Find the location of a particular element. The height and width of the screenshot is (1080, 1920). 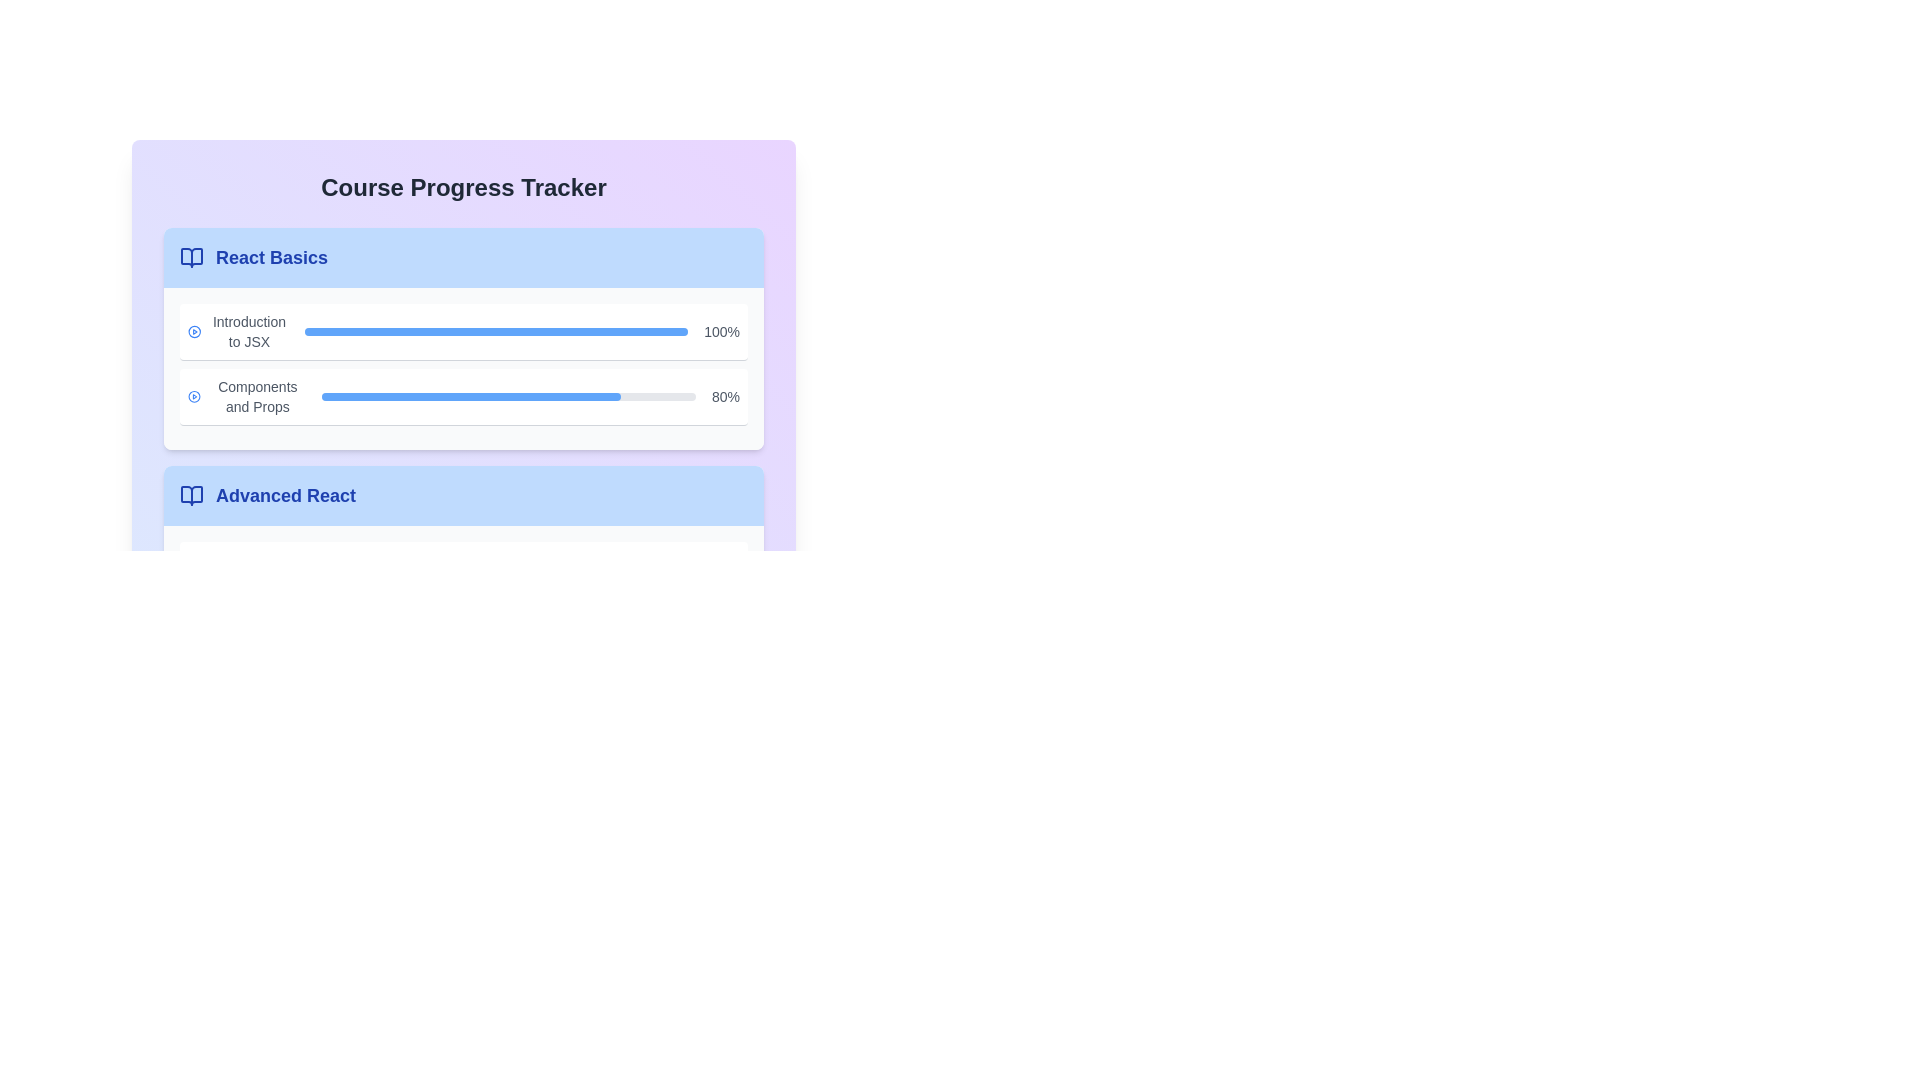

the 'React Basics' text label, which serves as a header for the course section and indicates the content related to the following progress elements is located at coordinates (271, 257).